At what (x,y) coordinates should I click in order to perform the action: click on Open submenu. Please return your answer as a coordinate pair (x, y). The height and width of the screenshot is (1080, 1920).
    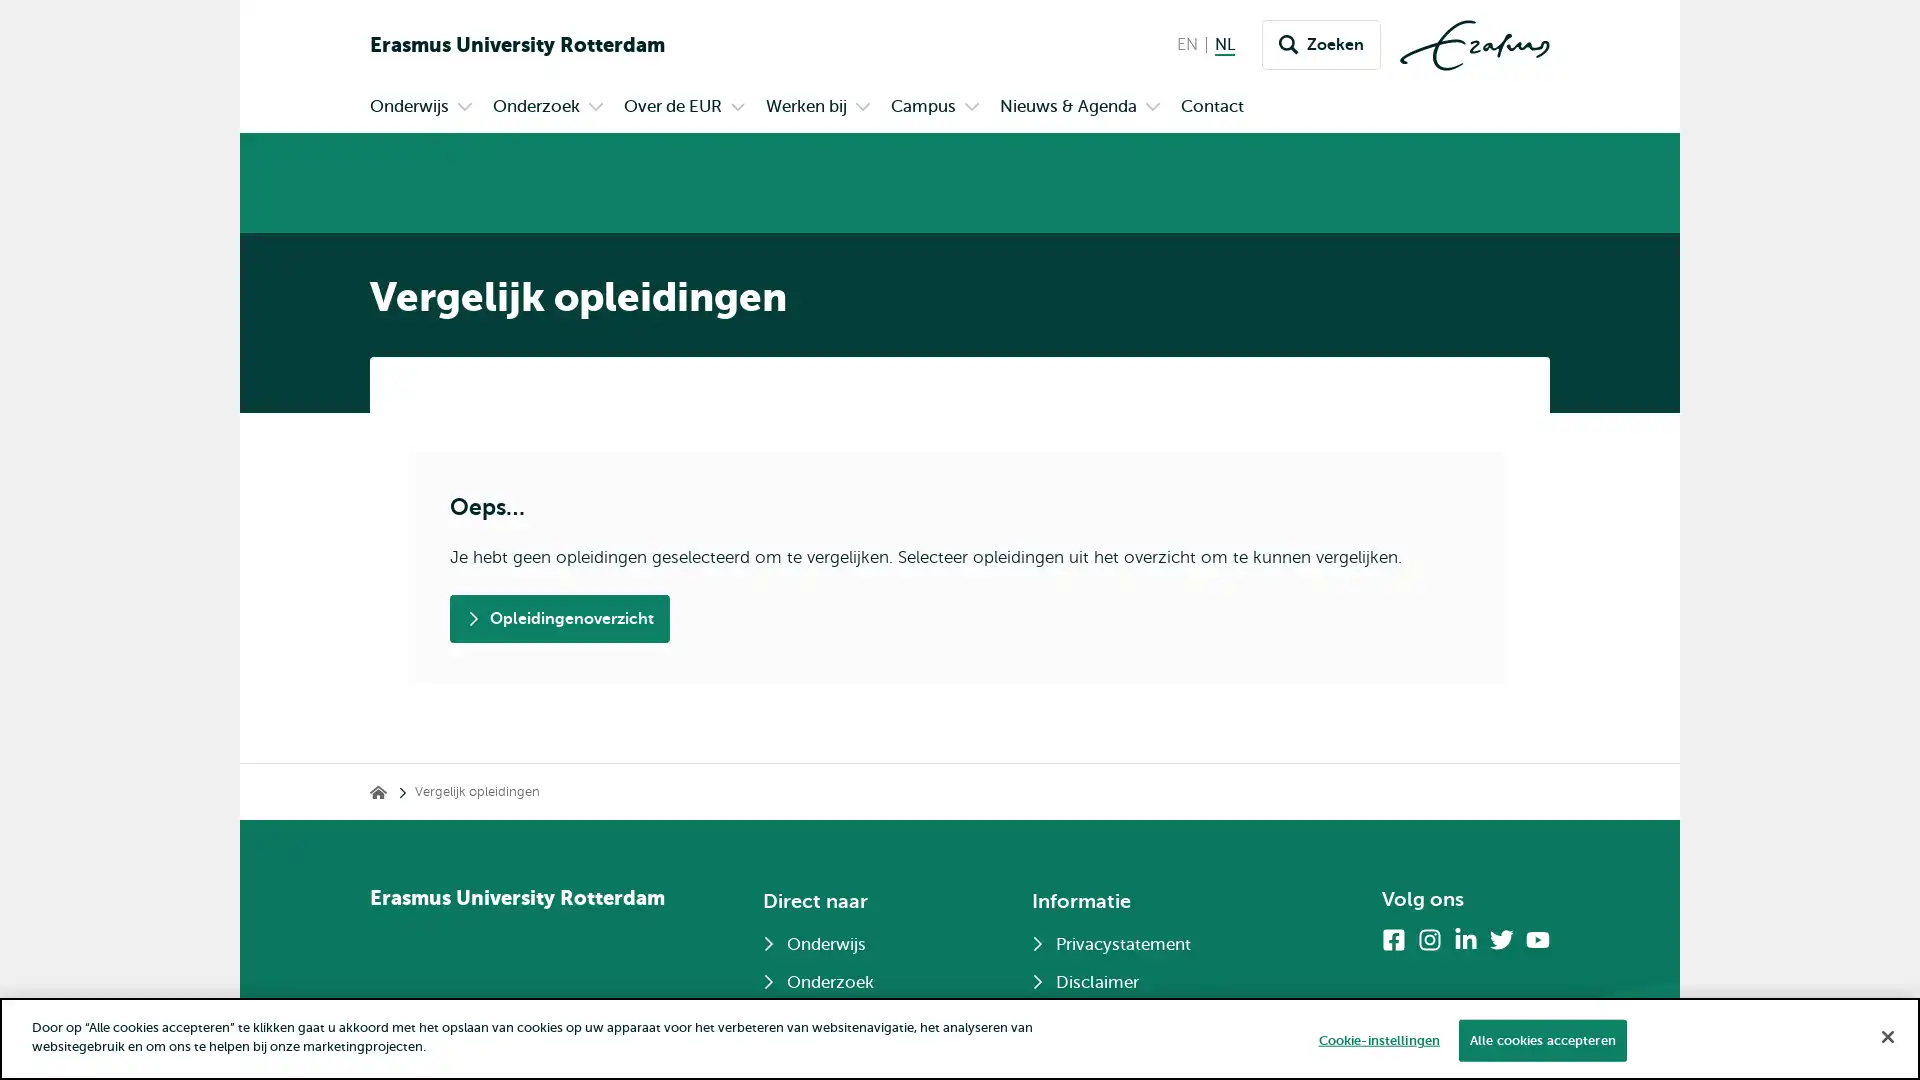
    Looking at the image, I should click on (971, 108).